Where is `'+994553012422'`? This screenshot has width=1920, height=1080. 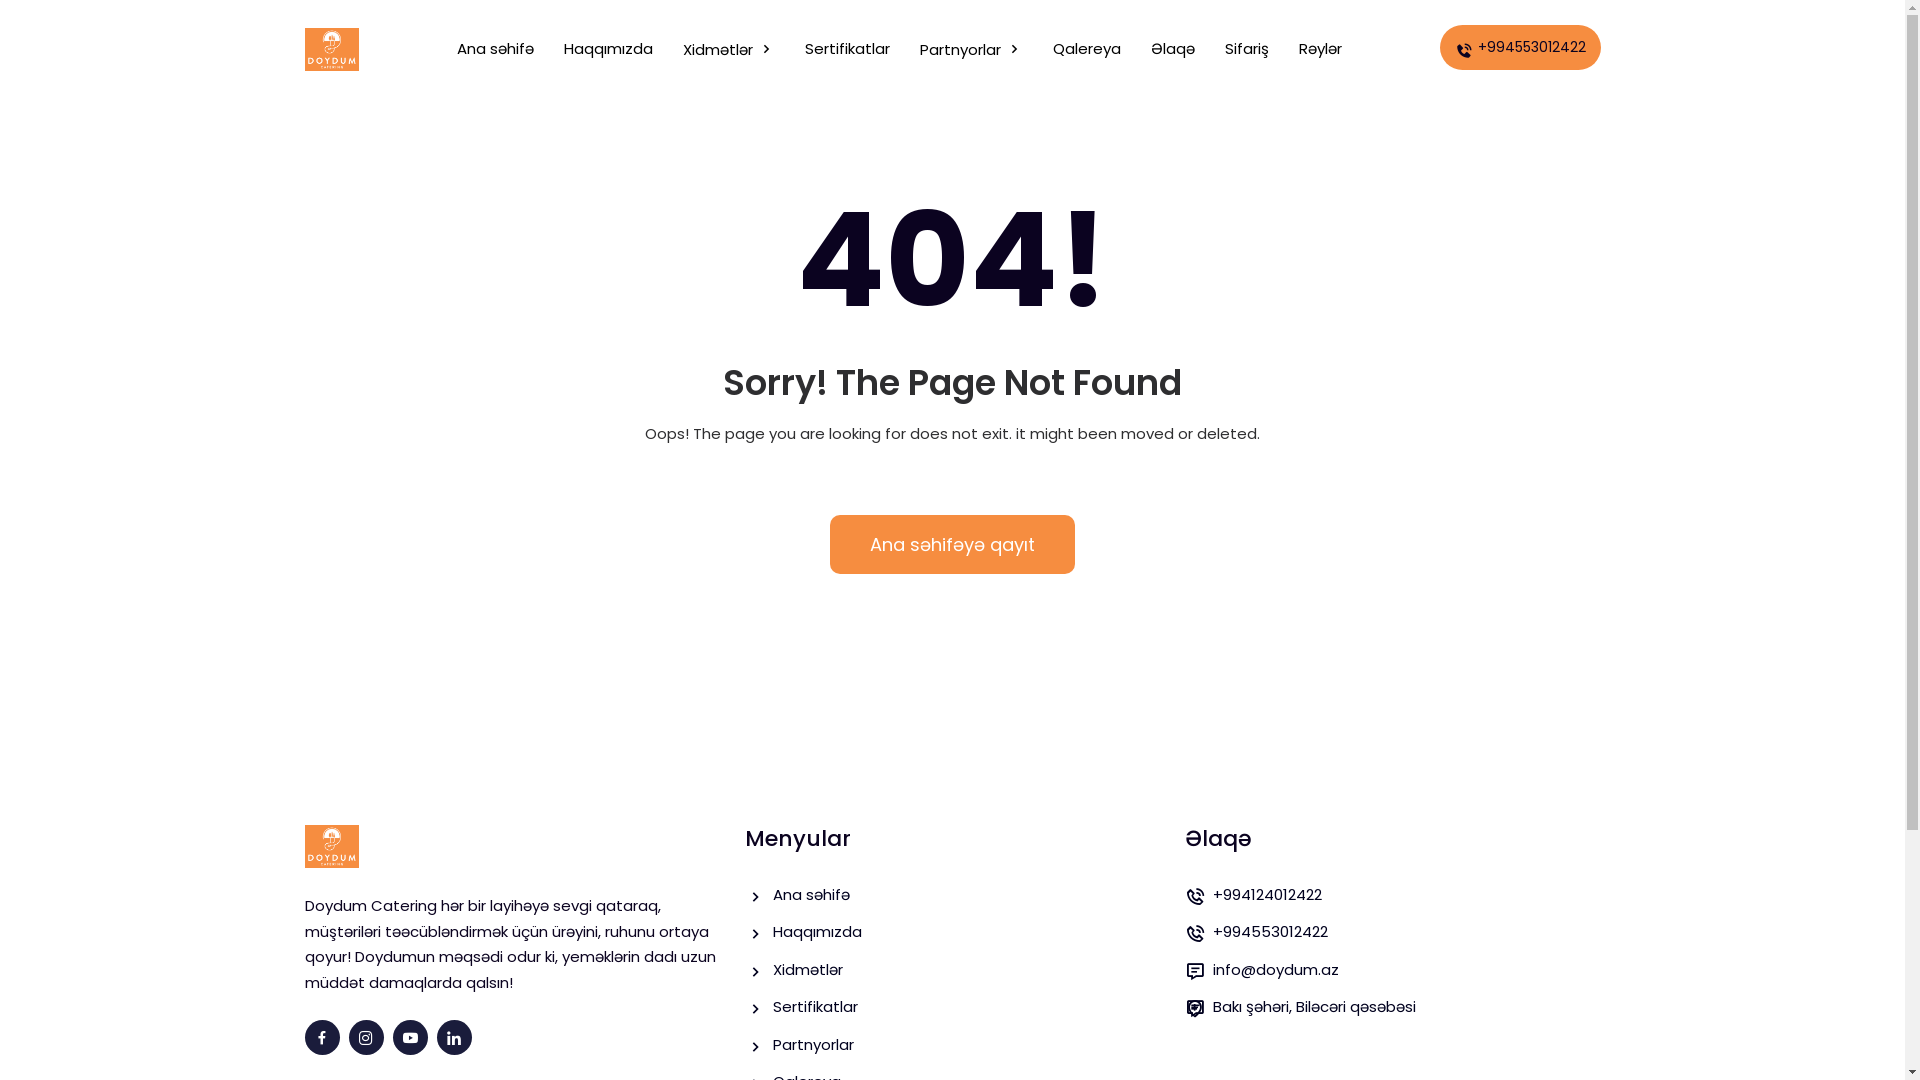
'+994553012422' is located at coordinates (1520, 46).